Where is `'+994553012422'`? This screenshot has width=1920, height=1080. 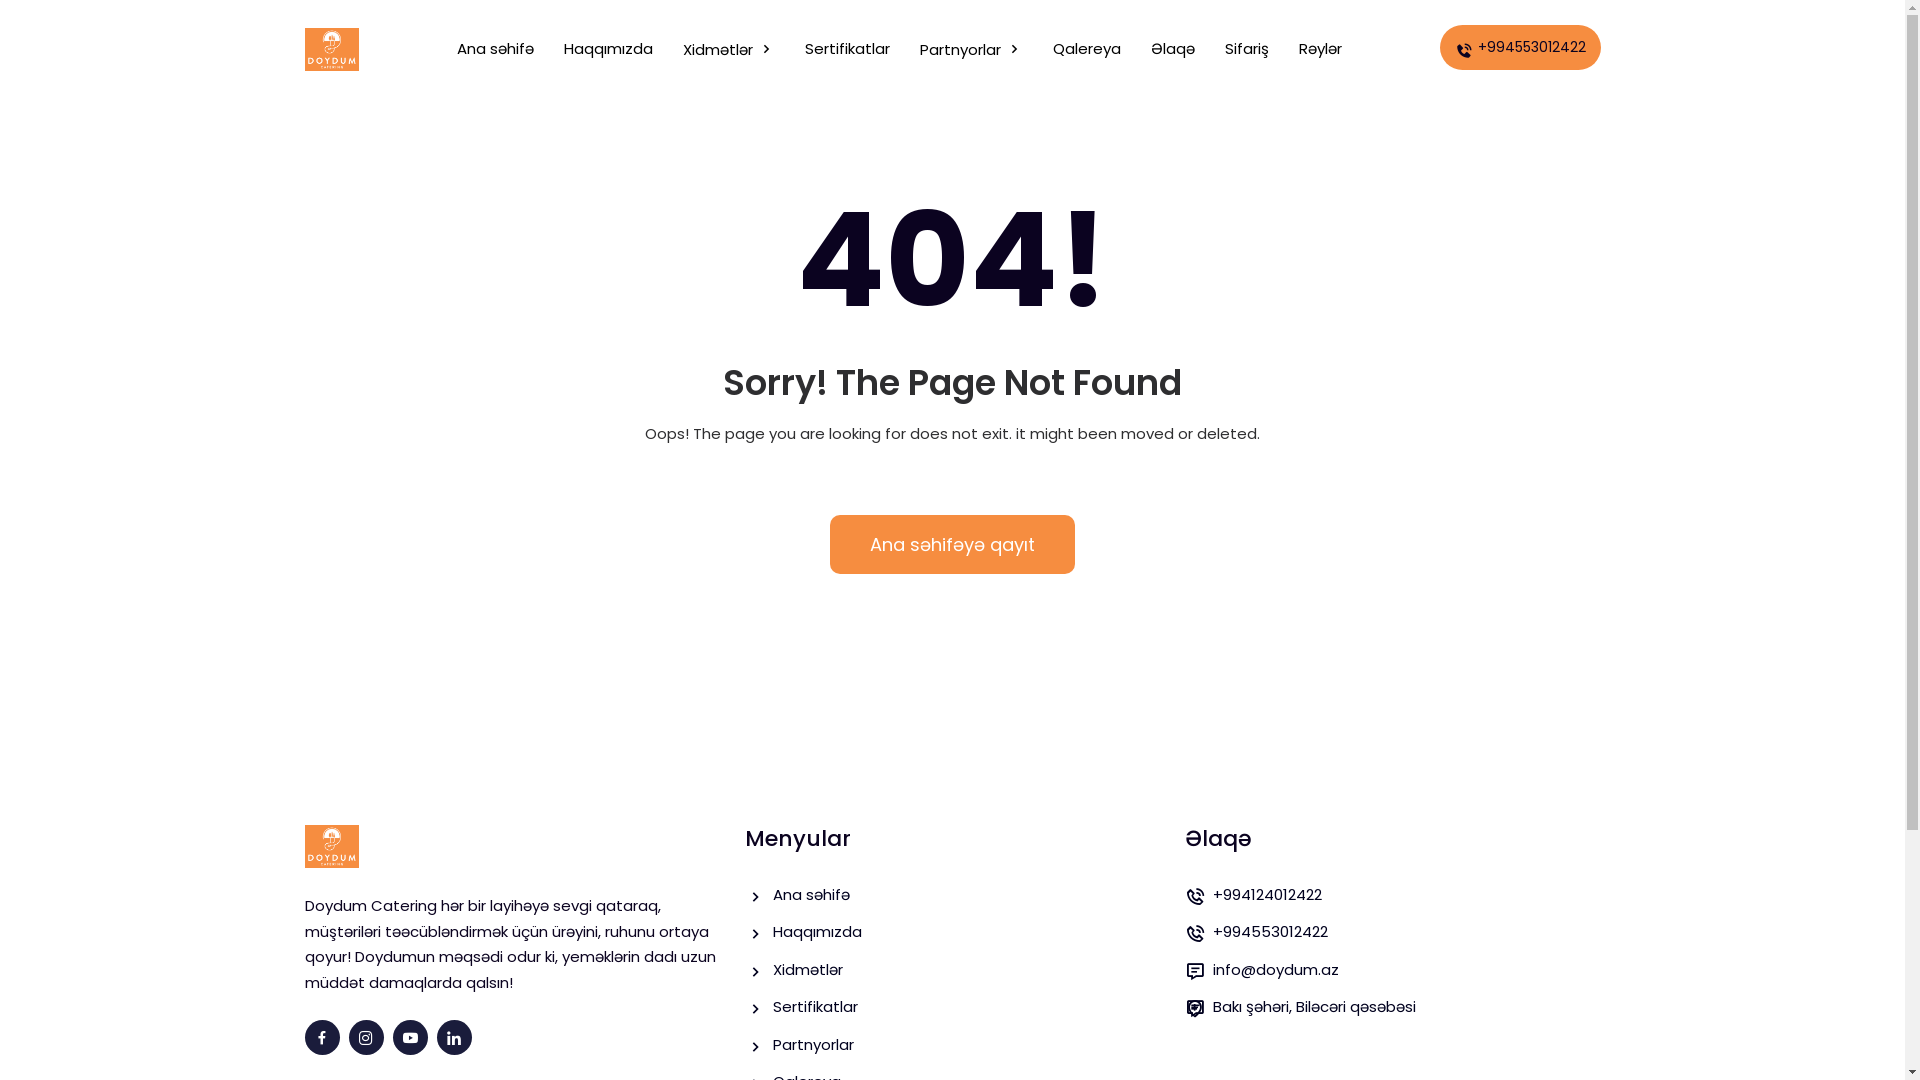
'+994553012422' is located at coordinates (1520, 46).